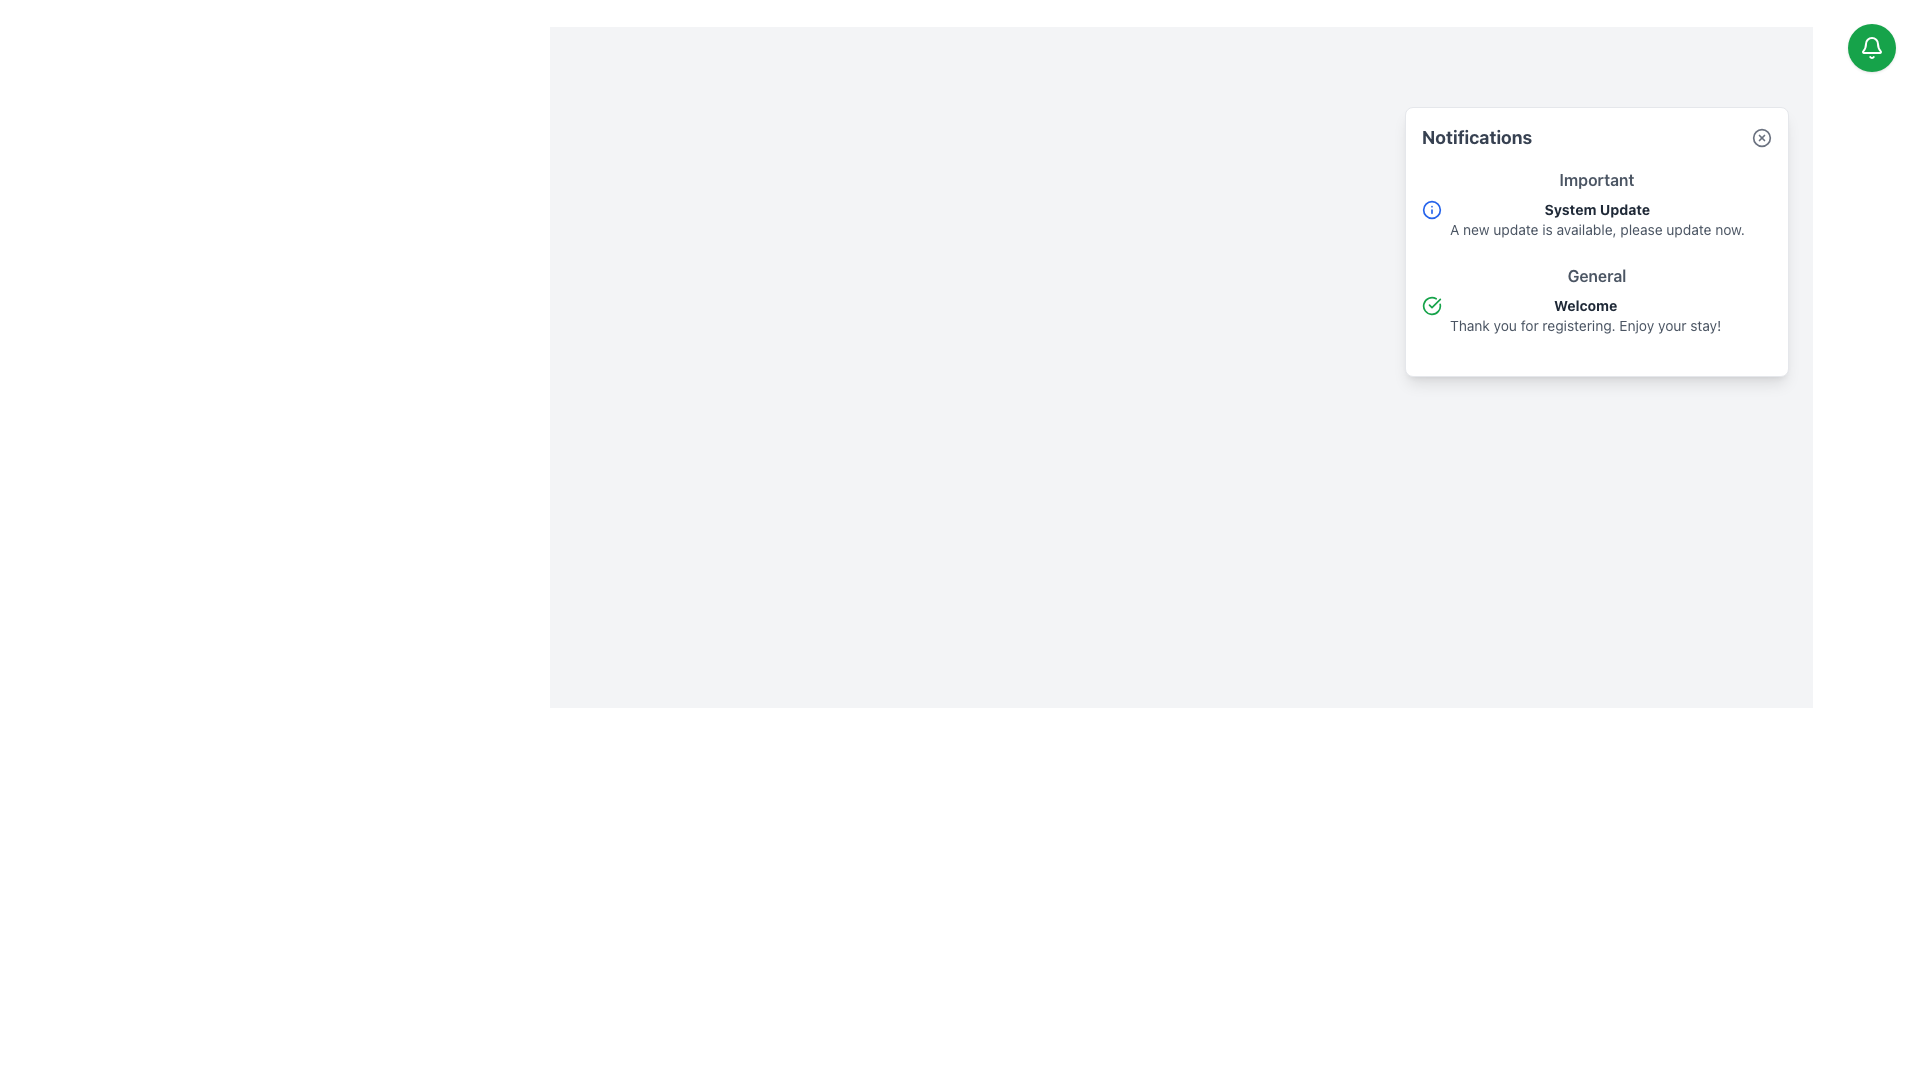 The width and height of the screenshot is (1920, 1080). Describe the element at coordinates (1477, 137) in the screenshot. I see `the static text element that serves as the heading for the notification section, positioned at the top-left corner of the notification panel` at that location.